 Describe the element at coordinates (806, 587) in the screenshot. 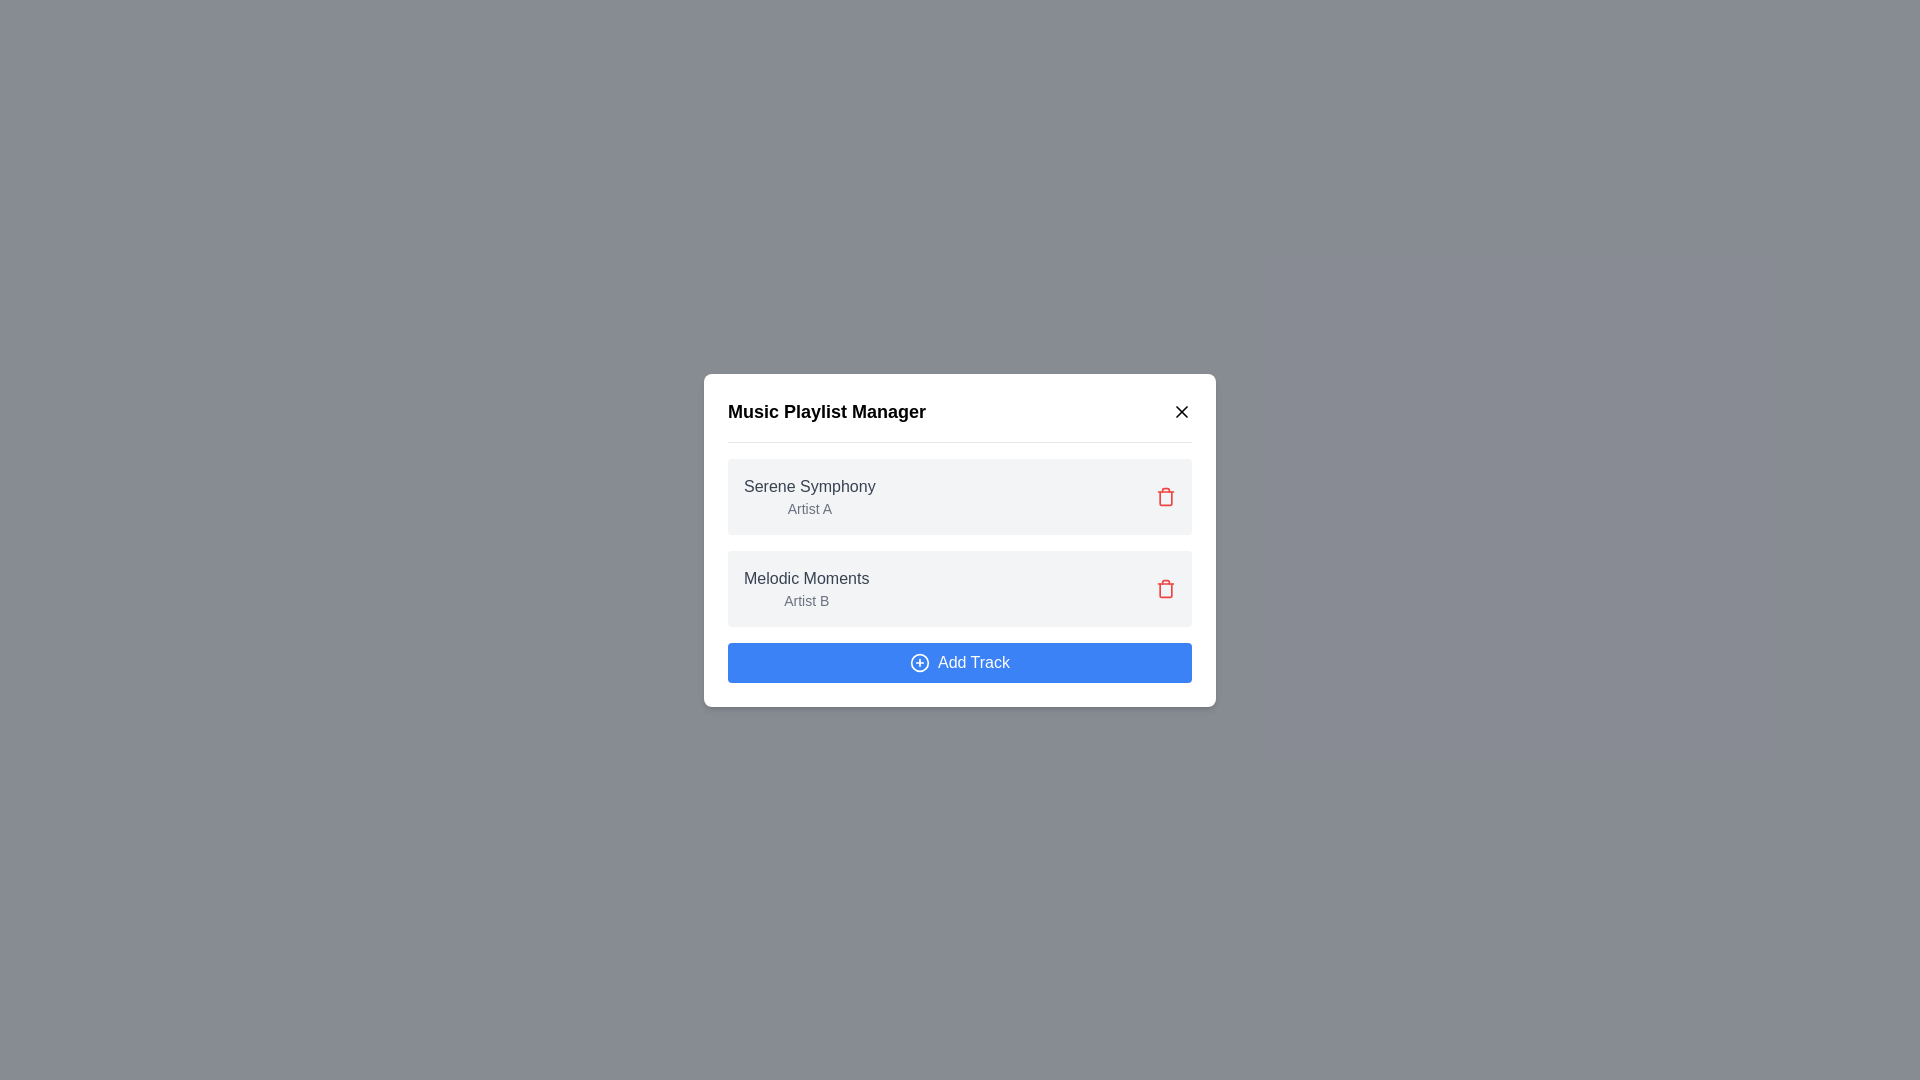

I see `the Text display for the track title and artist name, located under the main title 'Music Playlist Manager', as the second item in the list` at that location.